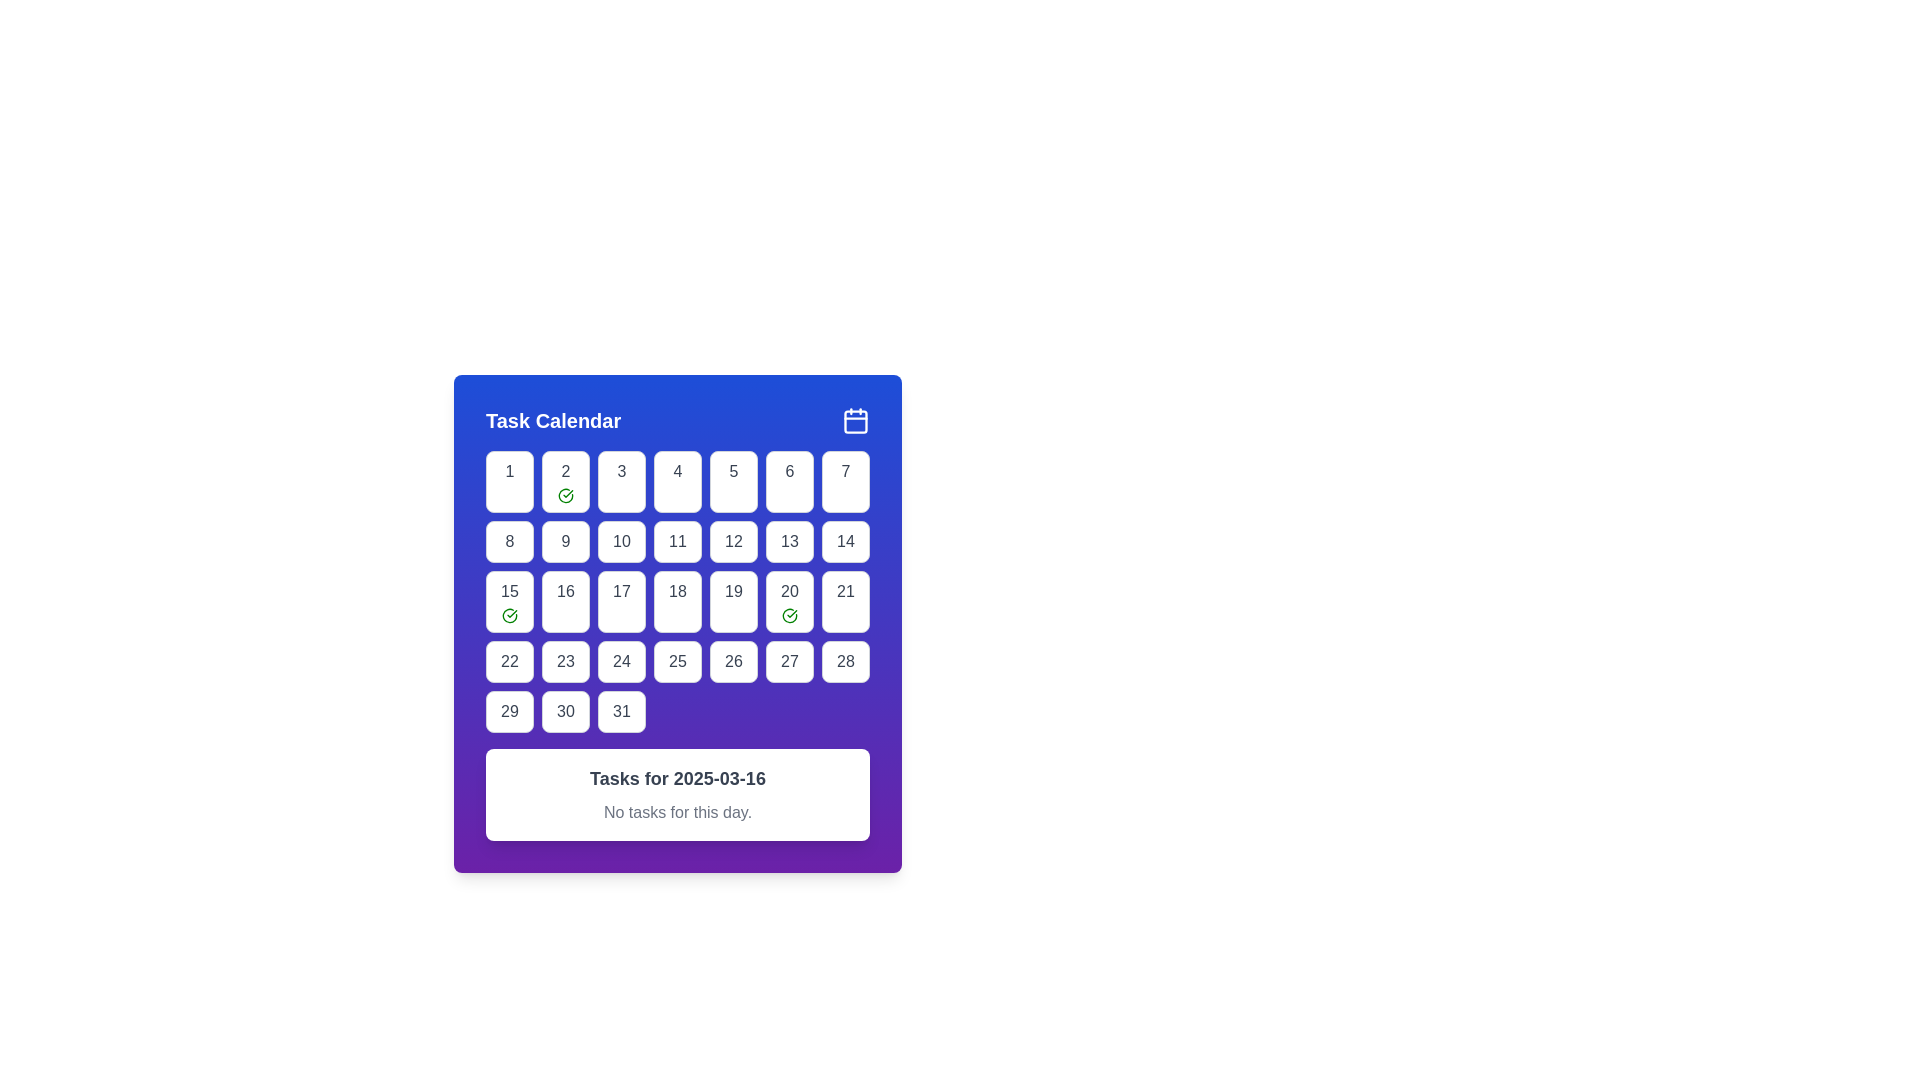 This screenshot has height=1080, width=1920. What do you see at coordinates (677, 482) in the screenshot?
I see `the button representing the fourth day of the month in the calendar` at bounding box center [677, 482].